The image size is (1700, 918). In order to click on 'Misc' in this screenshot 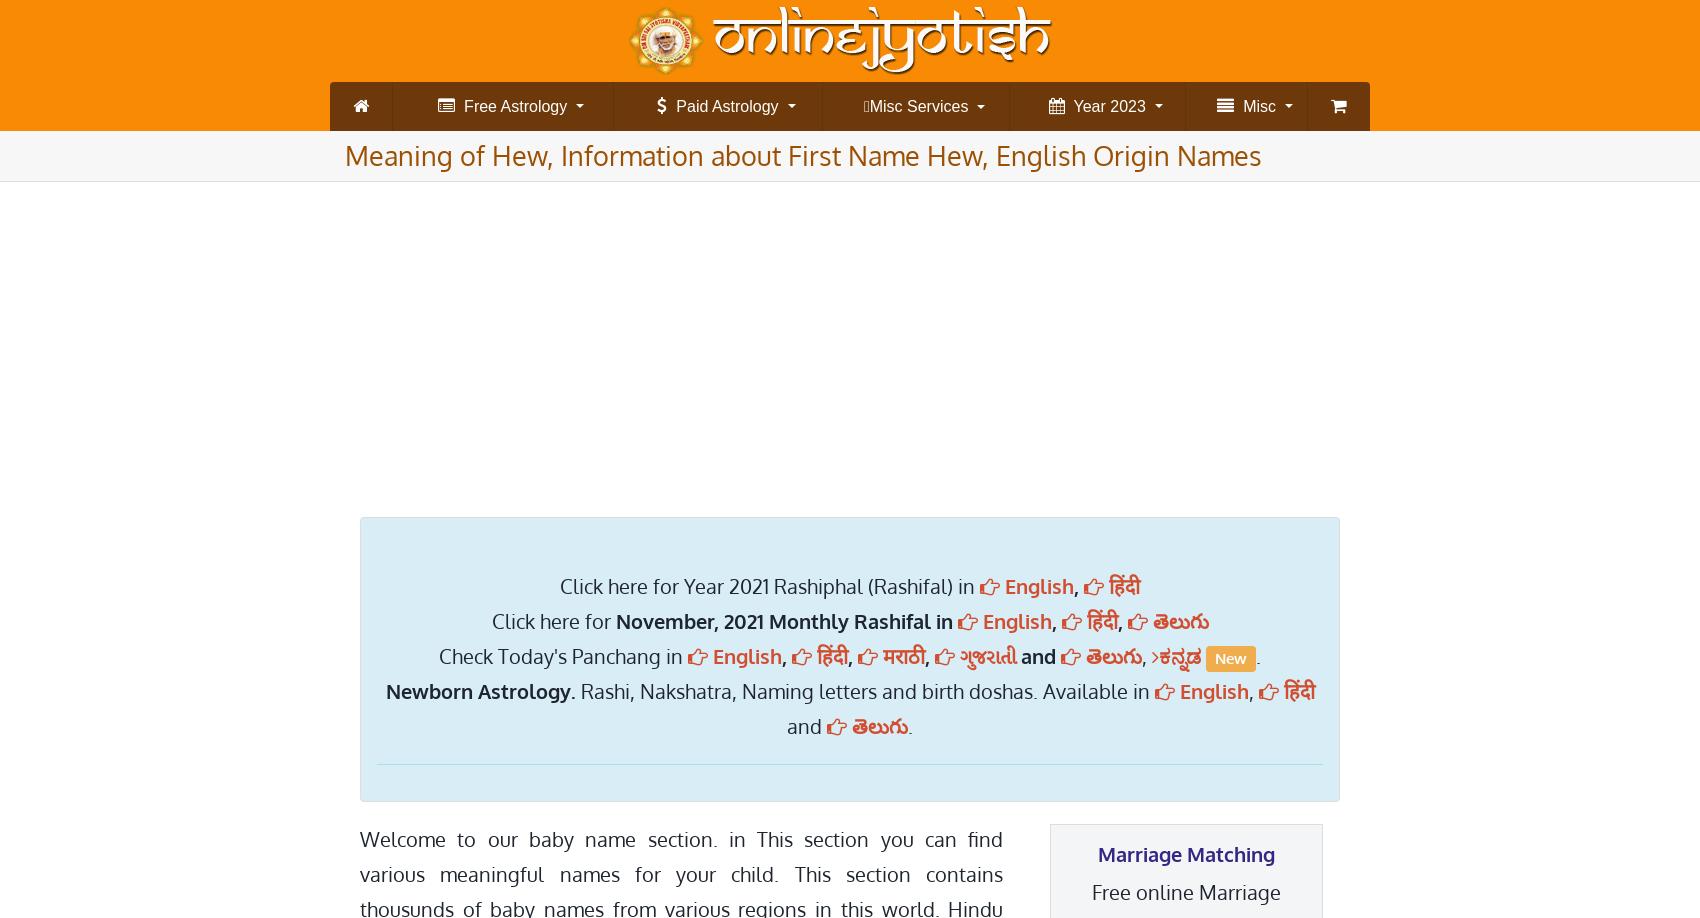, I will do `click(1253, 105)`.